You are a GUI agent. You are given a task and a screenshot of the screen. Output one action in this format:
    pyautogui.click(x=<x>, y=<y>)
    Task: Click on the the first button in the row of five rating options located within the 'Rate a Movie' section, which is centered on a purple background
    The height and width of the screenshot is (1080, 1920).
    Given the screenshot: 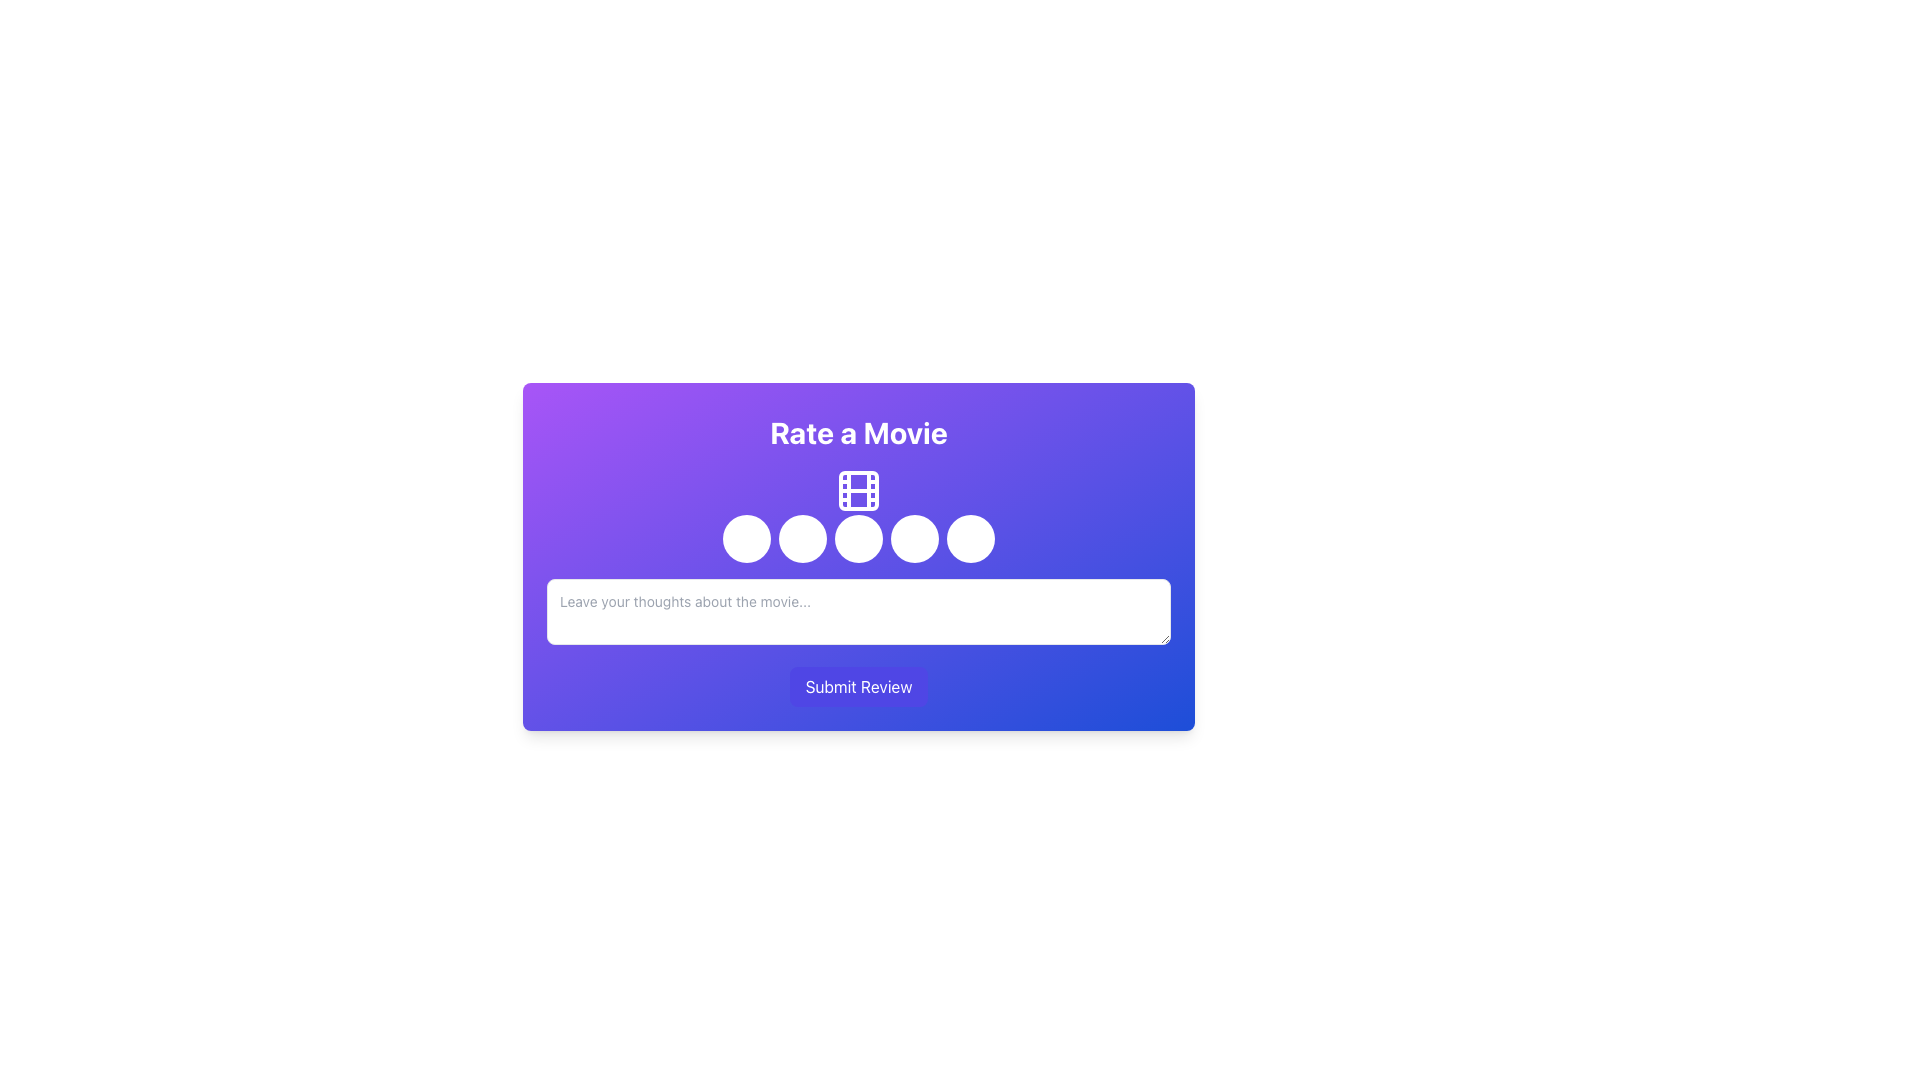 What is the action you would take?
    pyautogui.click(x=746, y=538)
    